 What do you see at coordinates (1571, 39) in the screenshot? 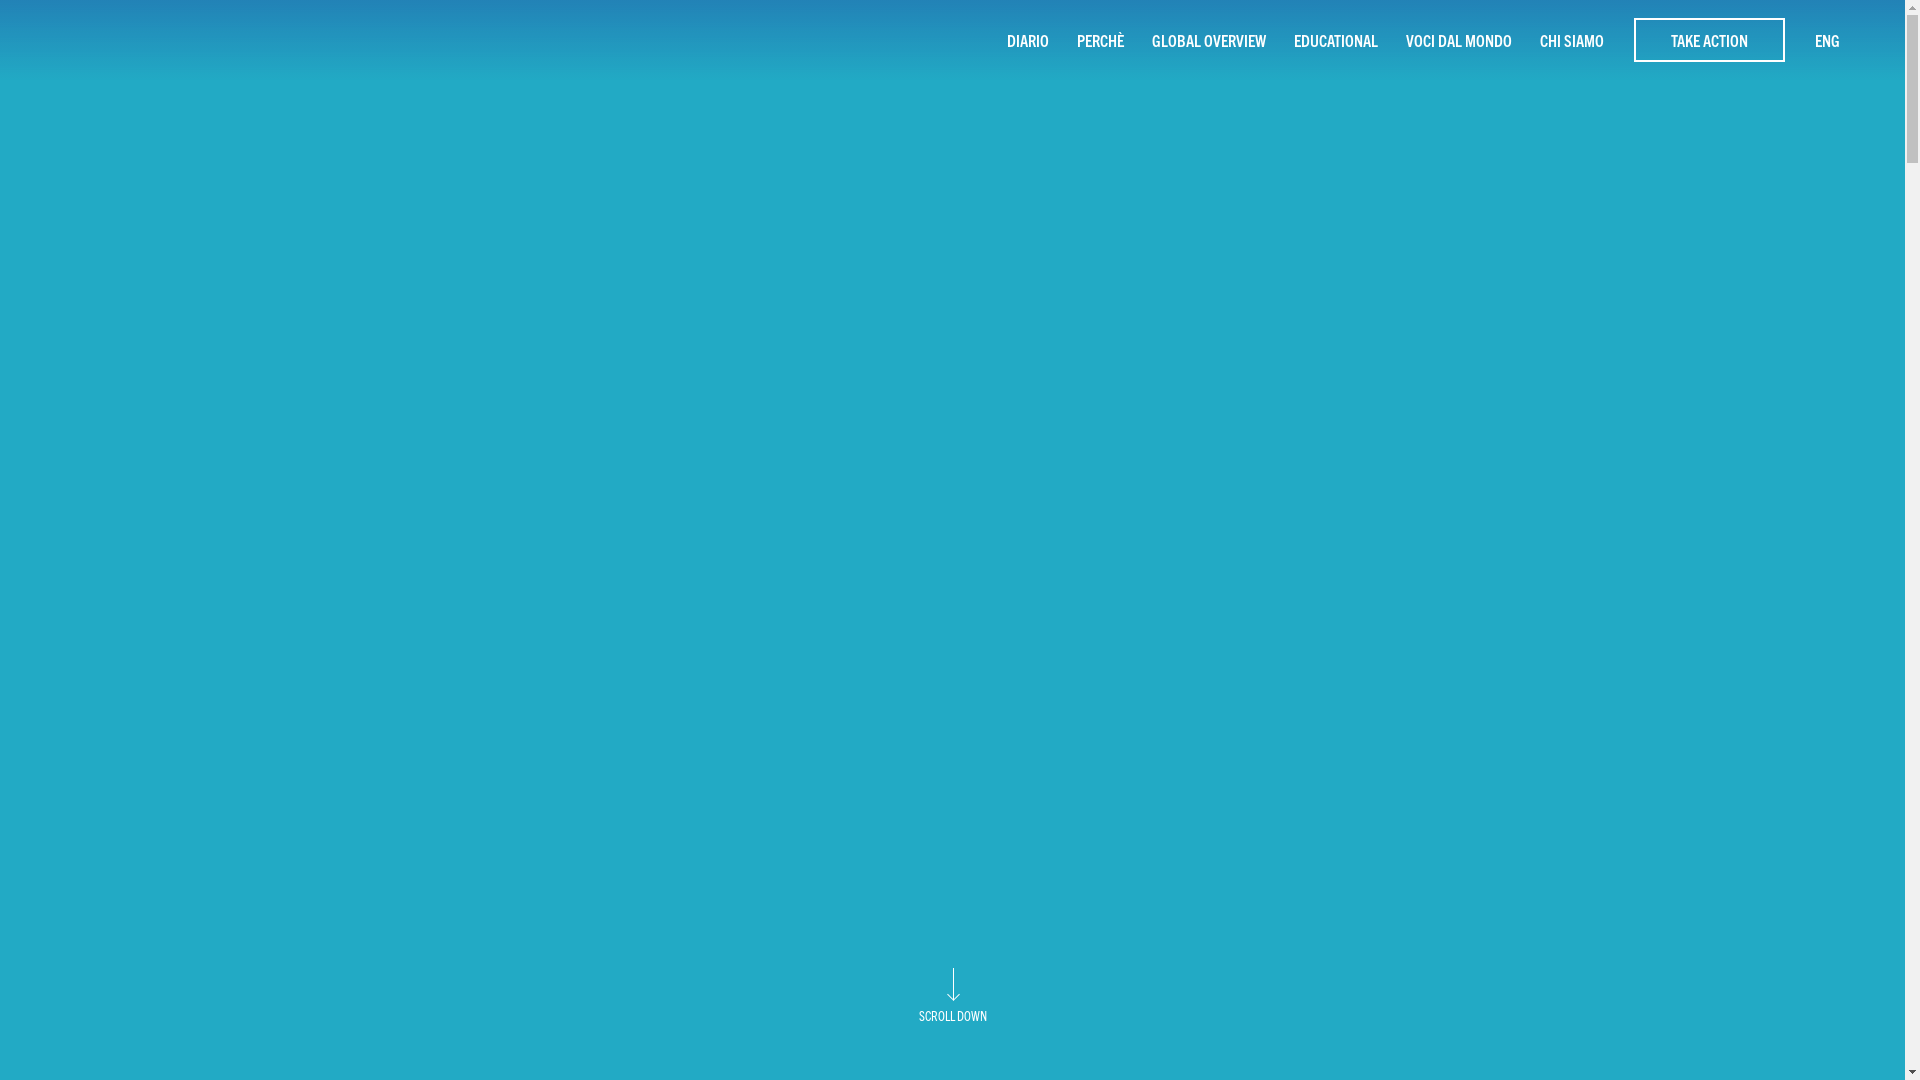
I see `'CHI SIAMO'` at bounding box center [1571, 39].